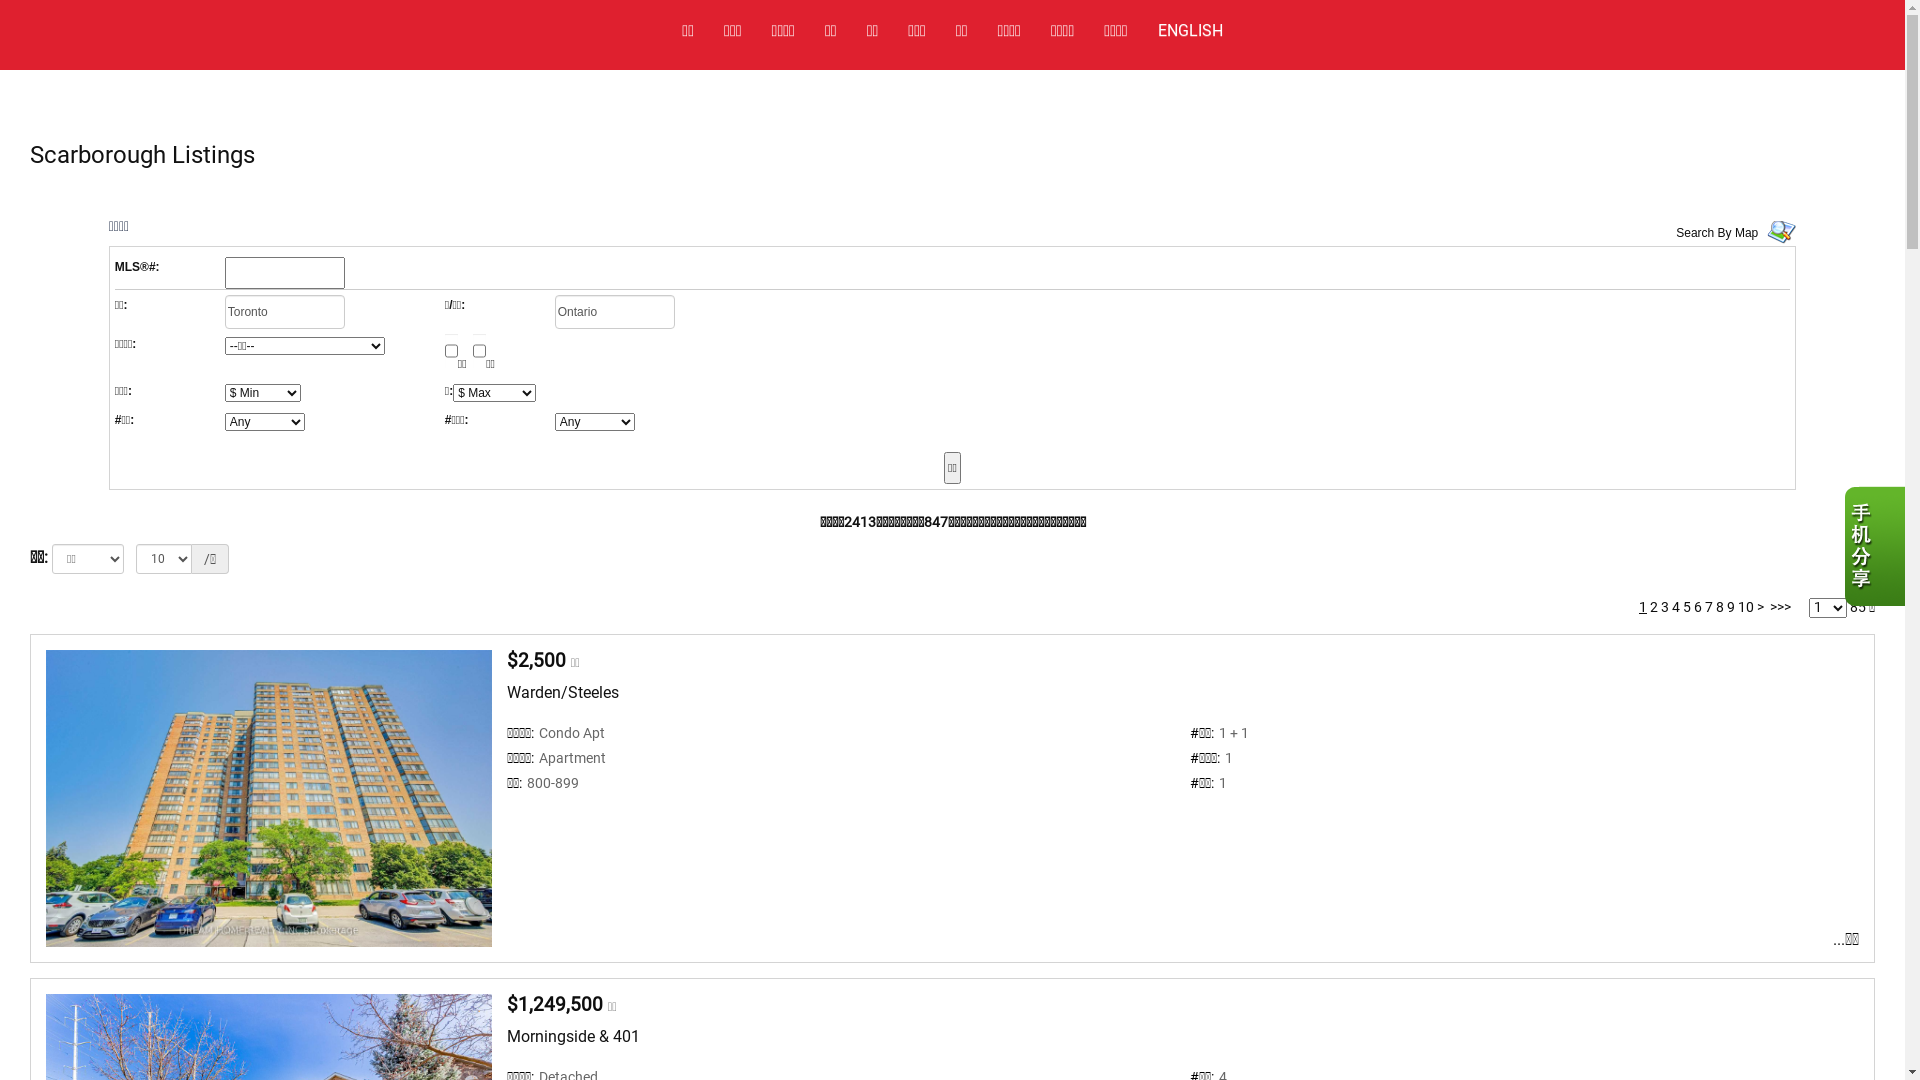 The width and height of the screenshot is (1920, 1080). What do you see at coordinates (1697, 605) in the screenshot?
I see `'6'` at bounding box center [1697, 605].